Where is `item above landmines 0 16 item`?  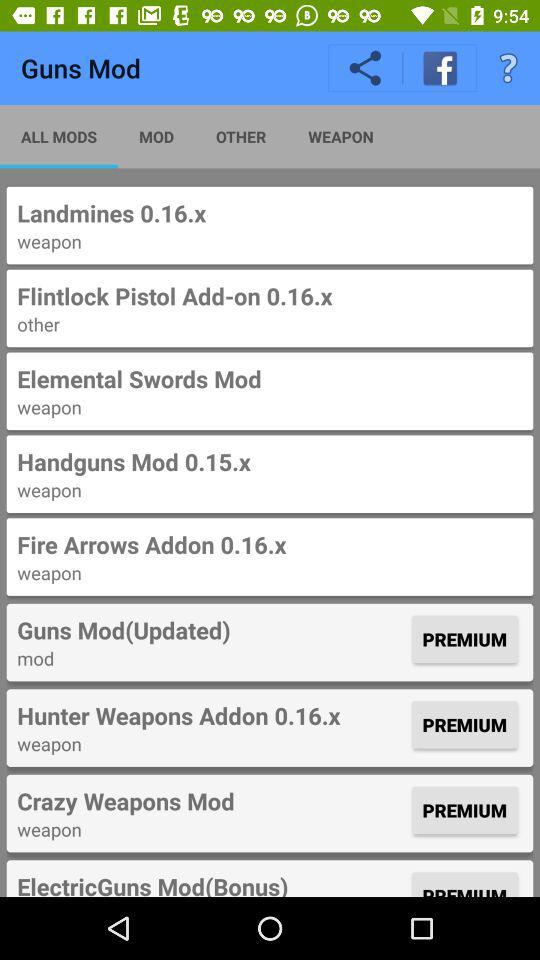 item above landmines 0 16 item is located at coordinates (59, 135).